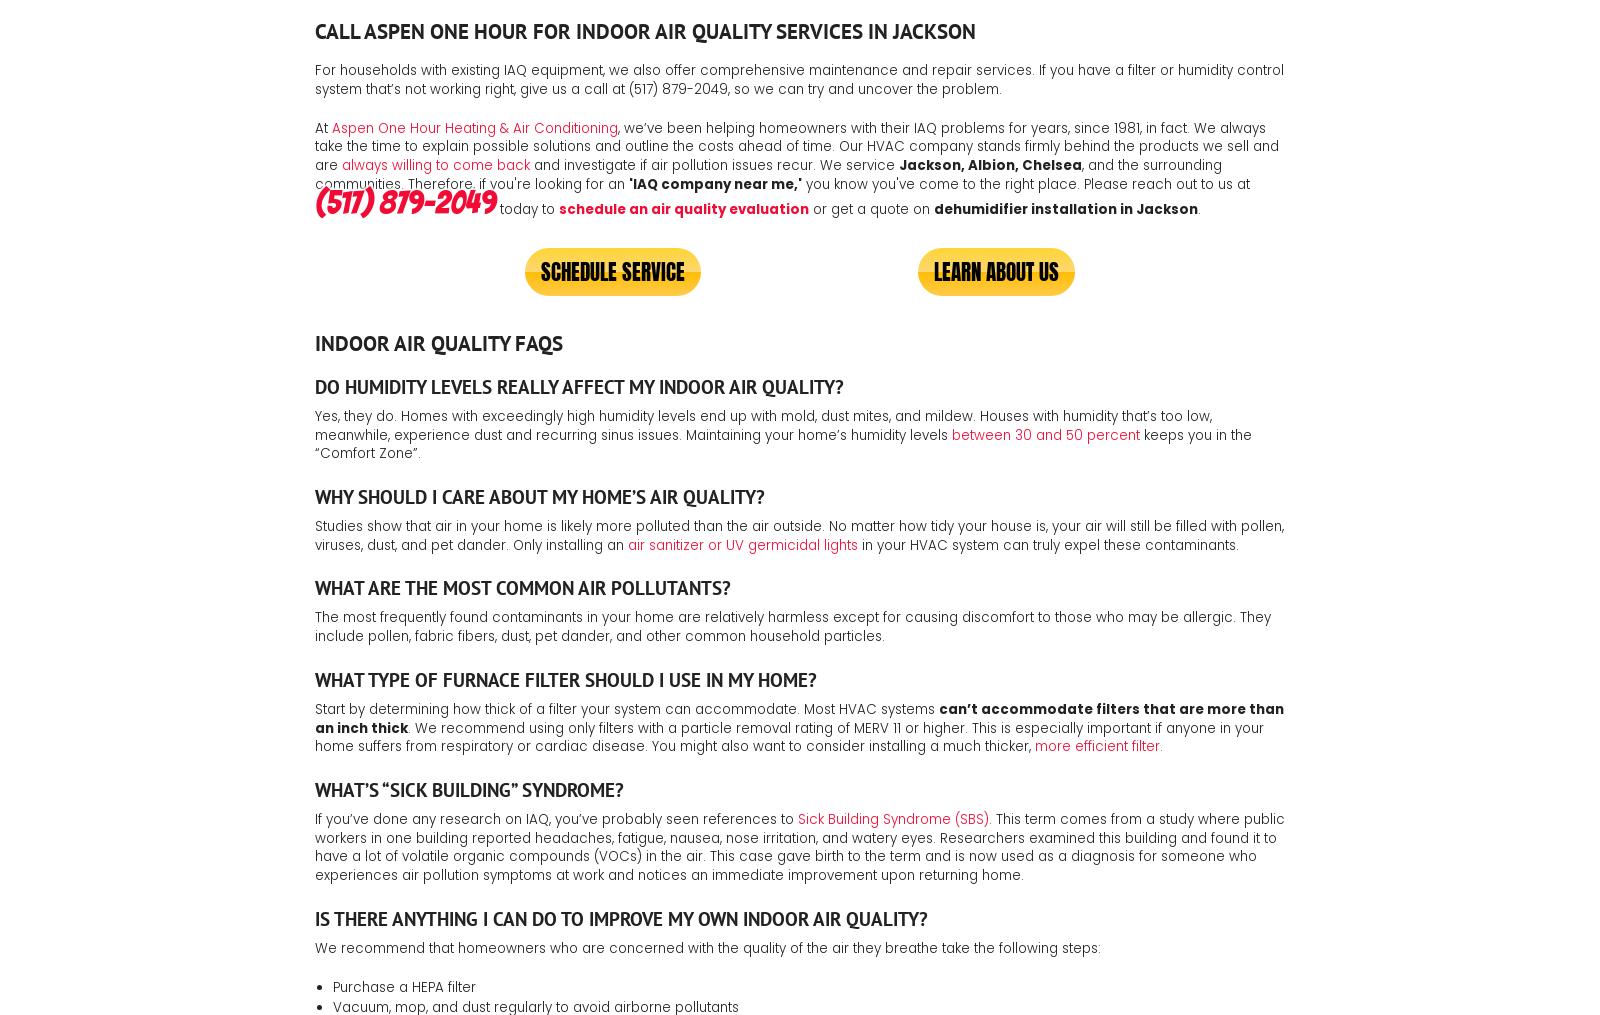 This screenshot has width=1600, height=1015. Describe the element at coordinates (332, 127) in the screenshot. I see `'Aspen One Hour Heating & Air Conditioning'` at that location.